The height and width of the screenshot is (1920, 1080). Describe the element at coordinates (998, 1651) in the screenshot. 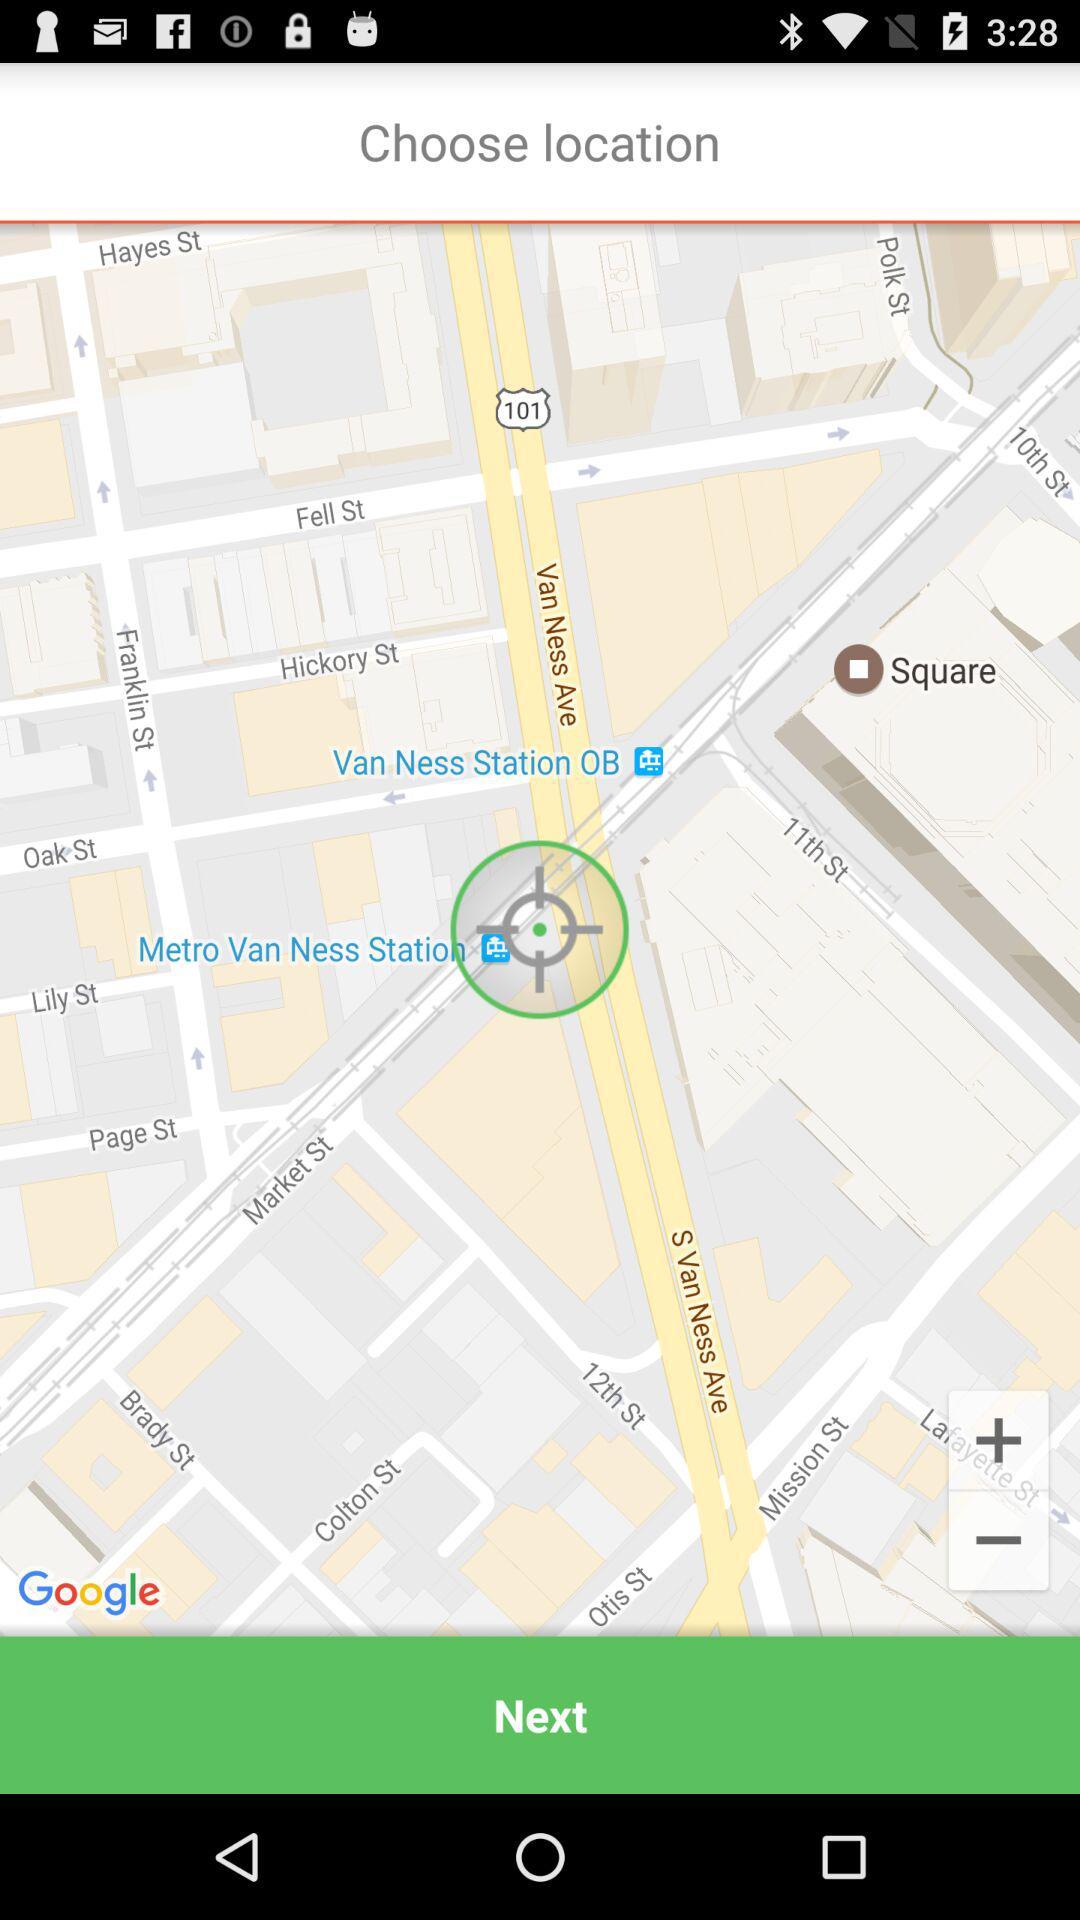

I see `the minus icon` at that location.